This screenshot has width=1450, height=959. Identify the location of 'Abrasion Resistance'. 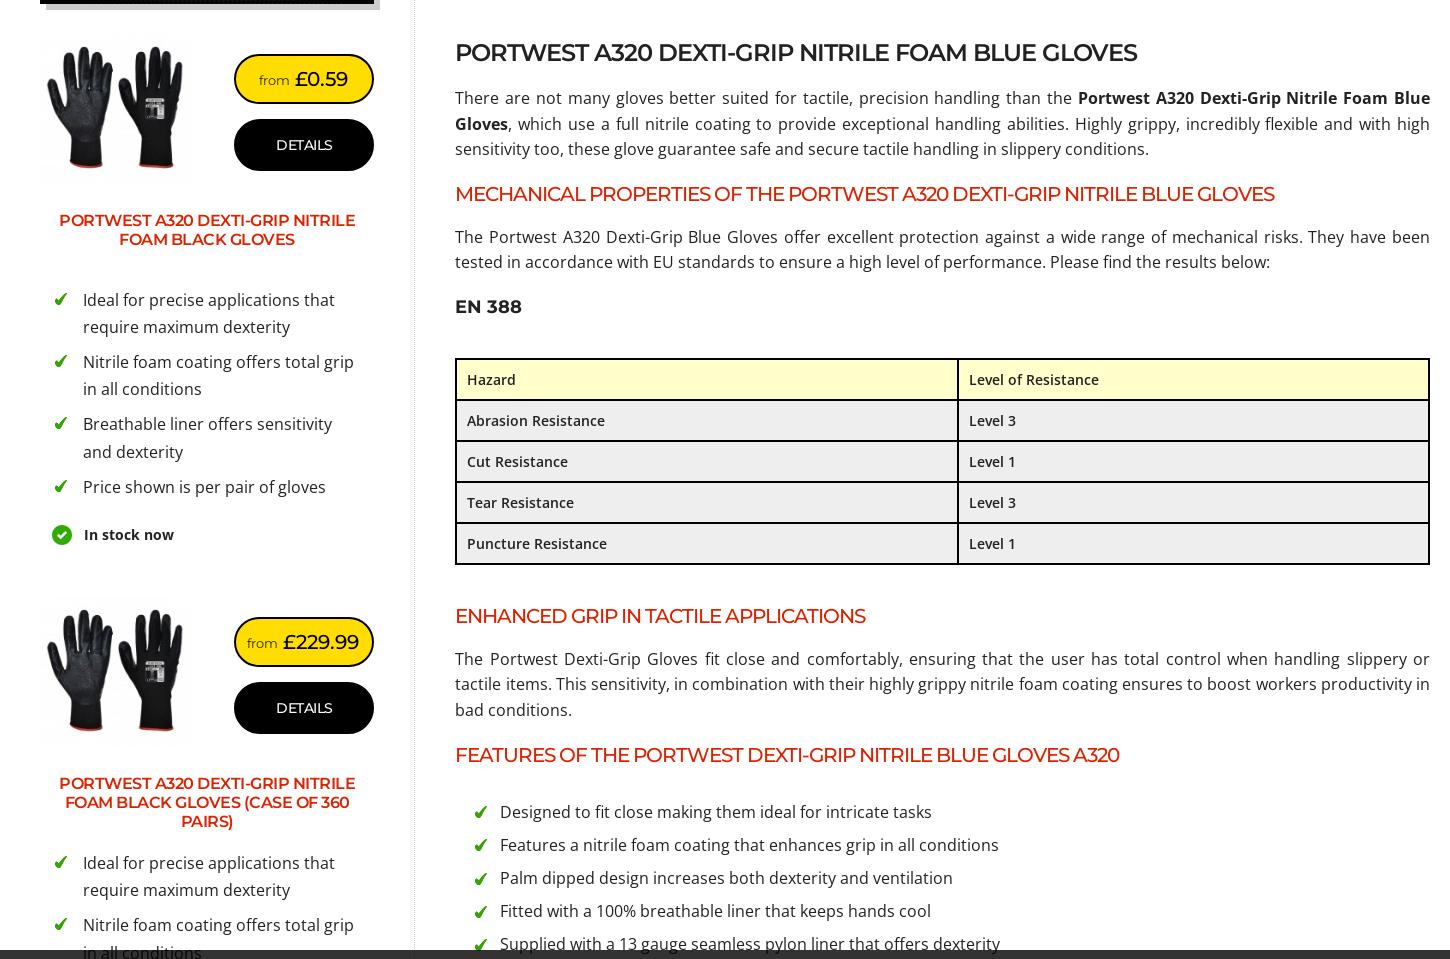
(536, 418).